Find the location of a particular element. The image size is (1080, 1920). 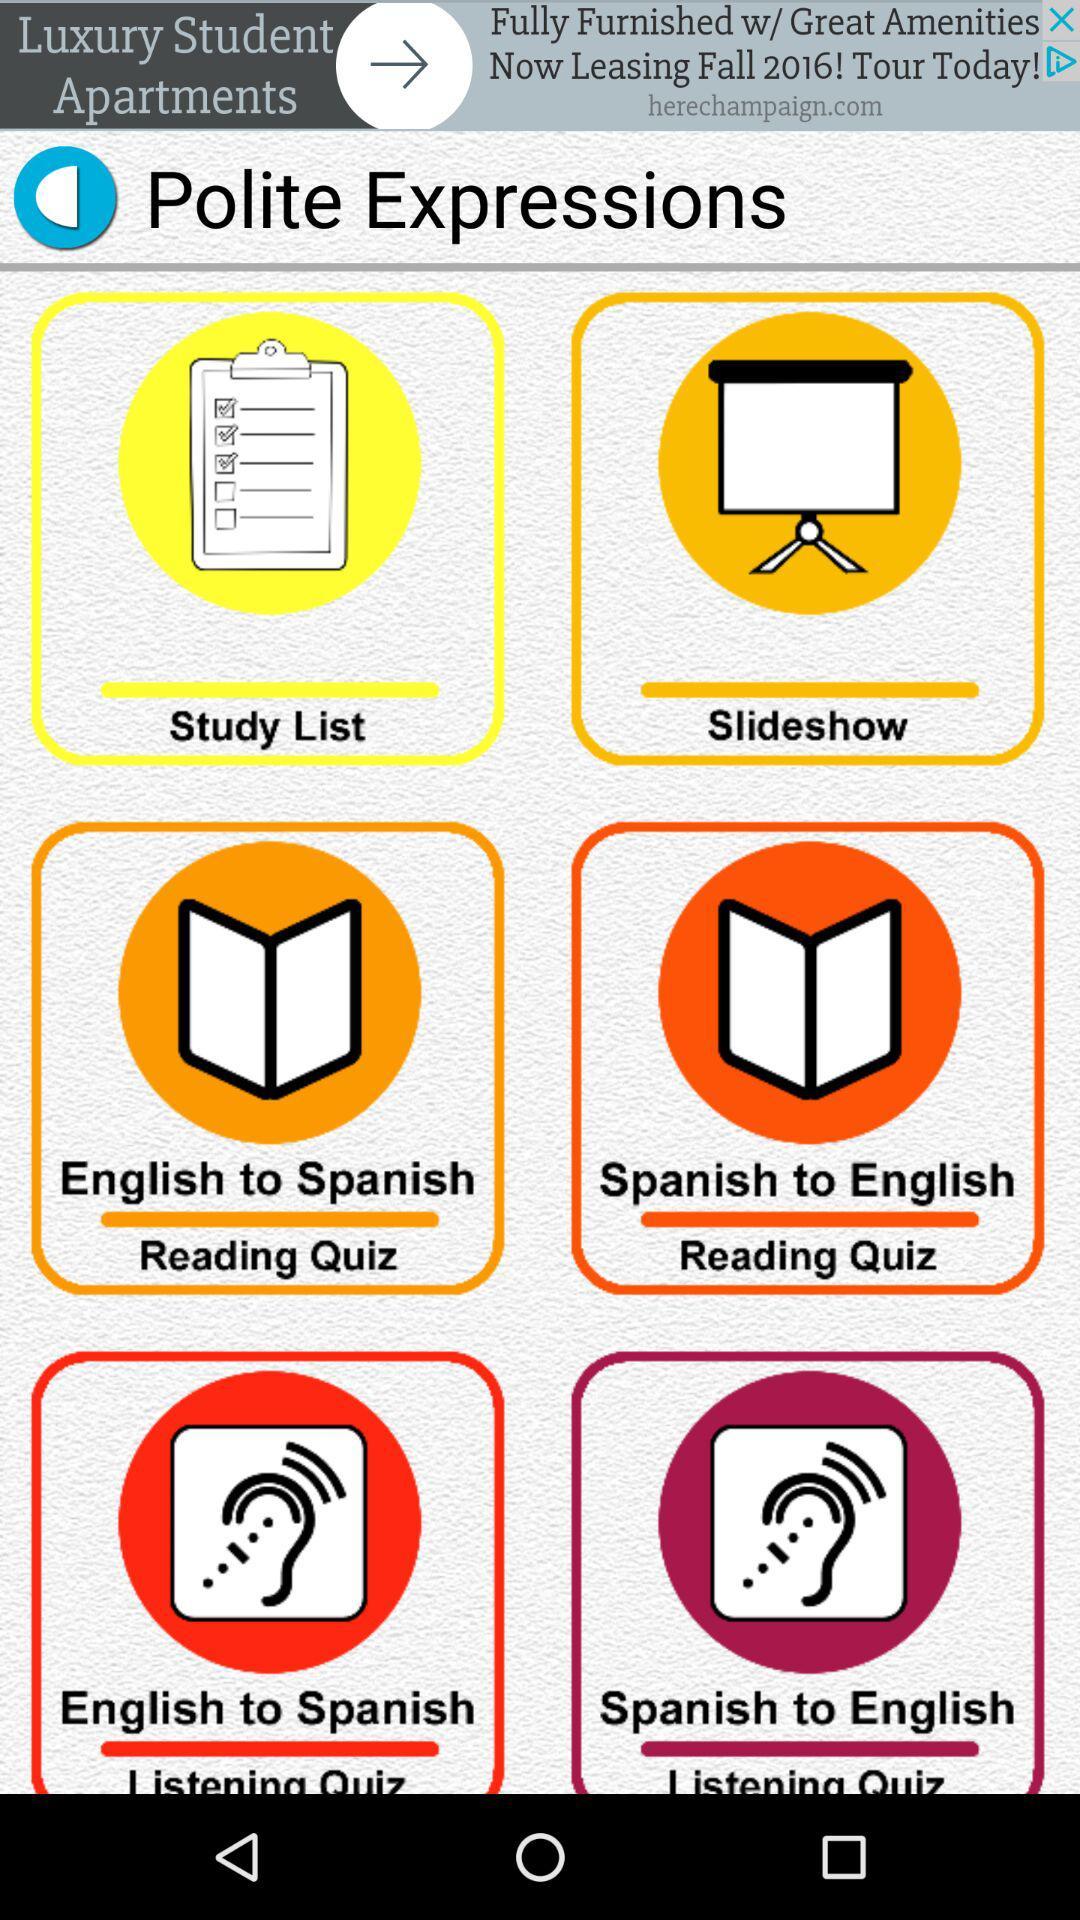

advertisement is located at coordinates (540, 65).